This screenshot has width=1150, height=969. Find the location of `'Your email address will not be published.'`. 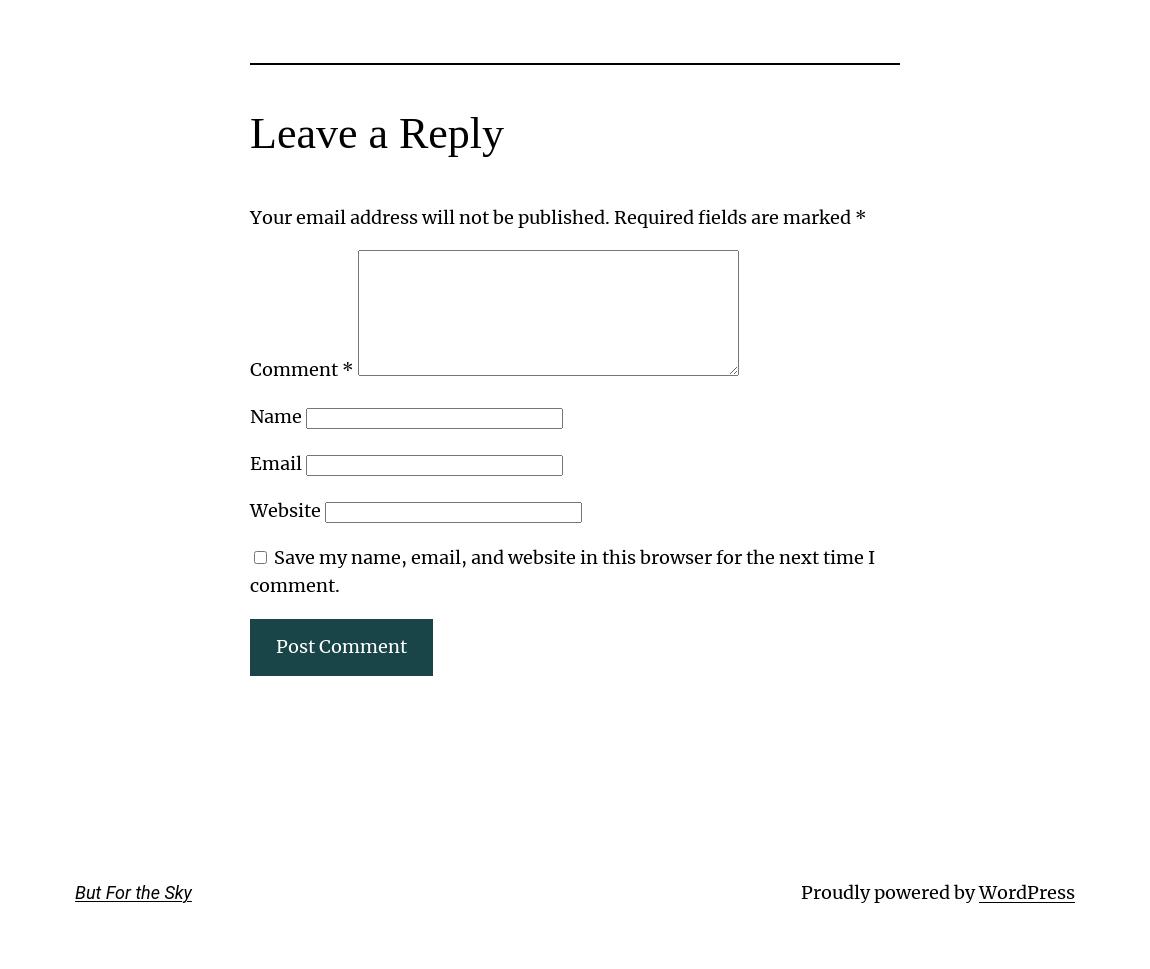

'Your email address will not be published.' is located at coordinates (429, 216).